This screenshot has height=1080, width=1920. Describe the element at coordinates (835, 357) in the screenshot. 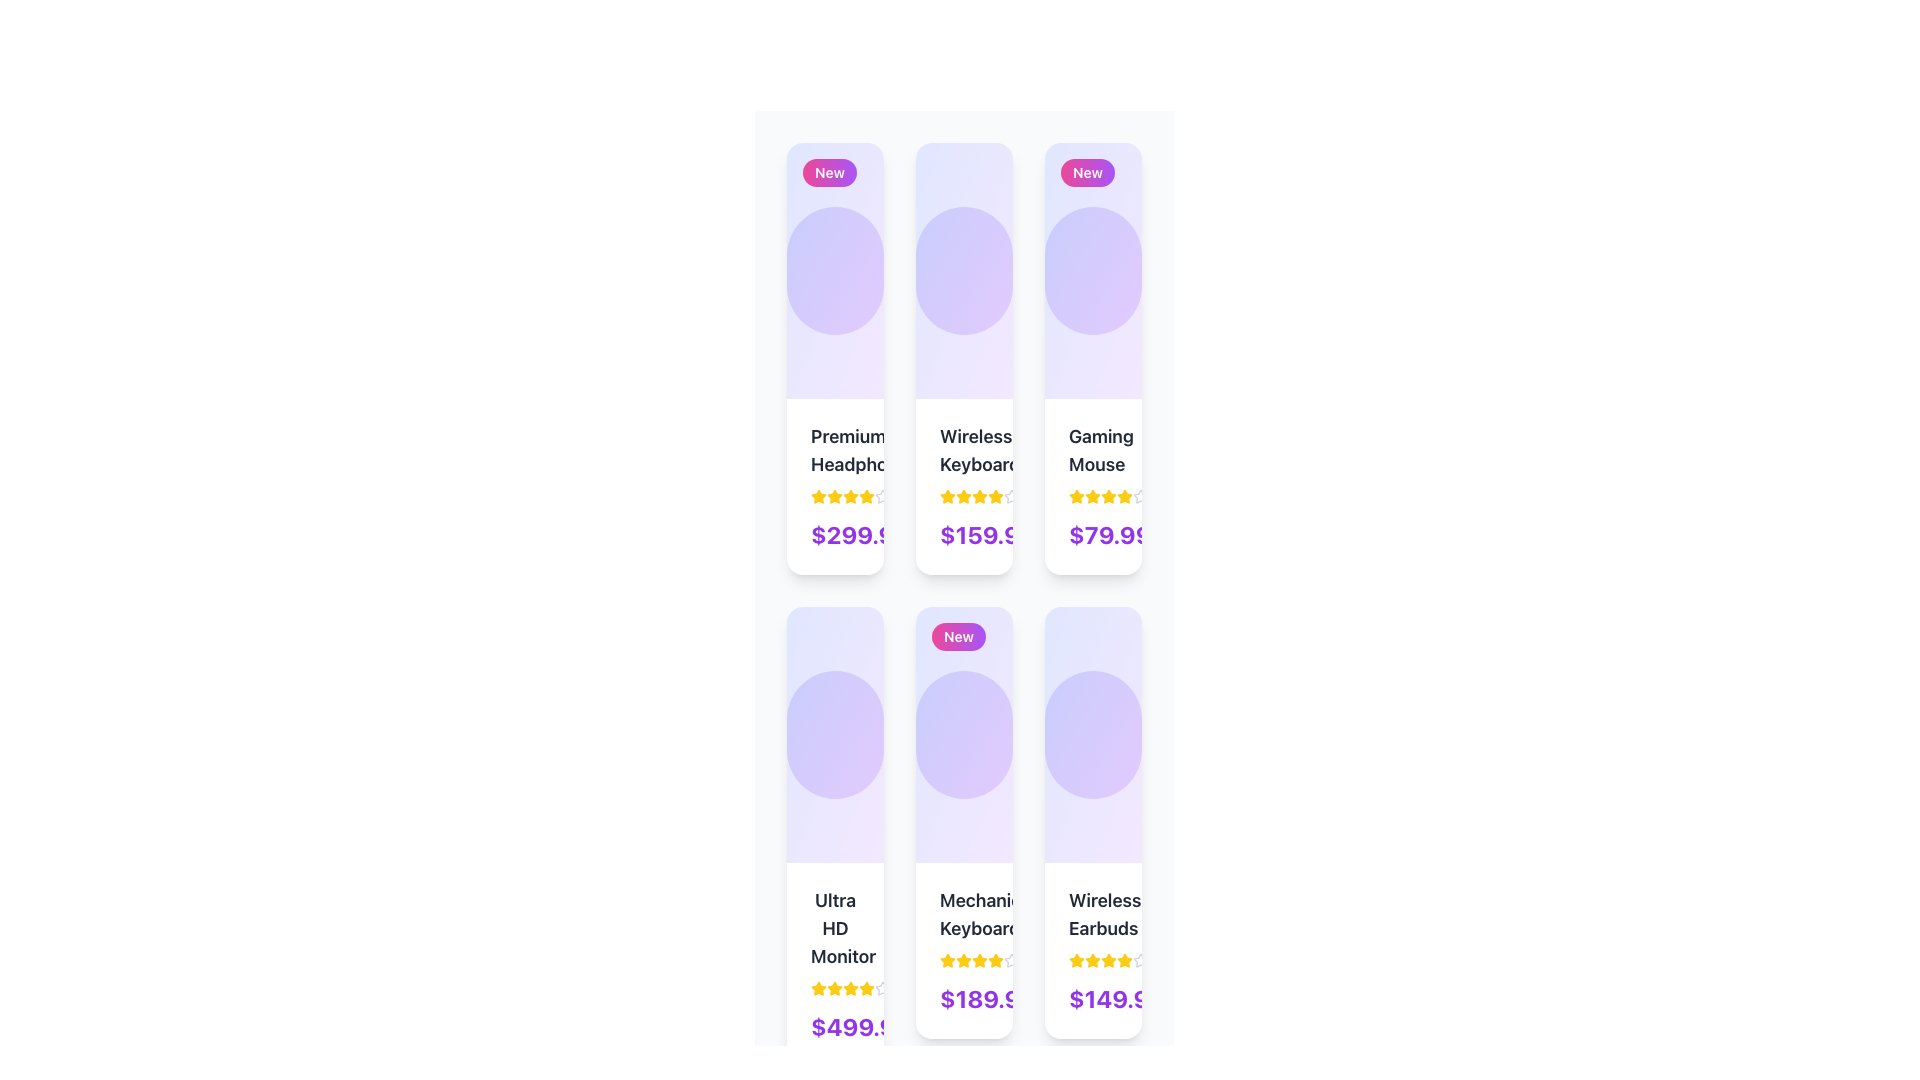

I see `the 'Premium Headphones' product card located` at that location.